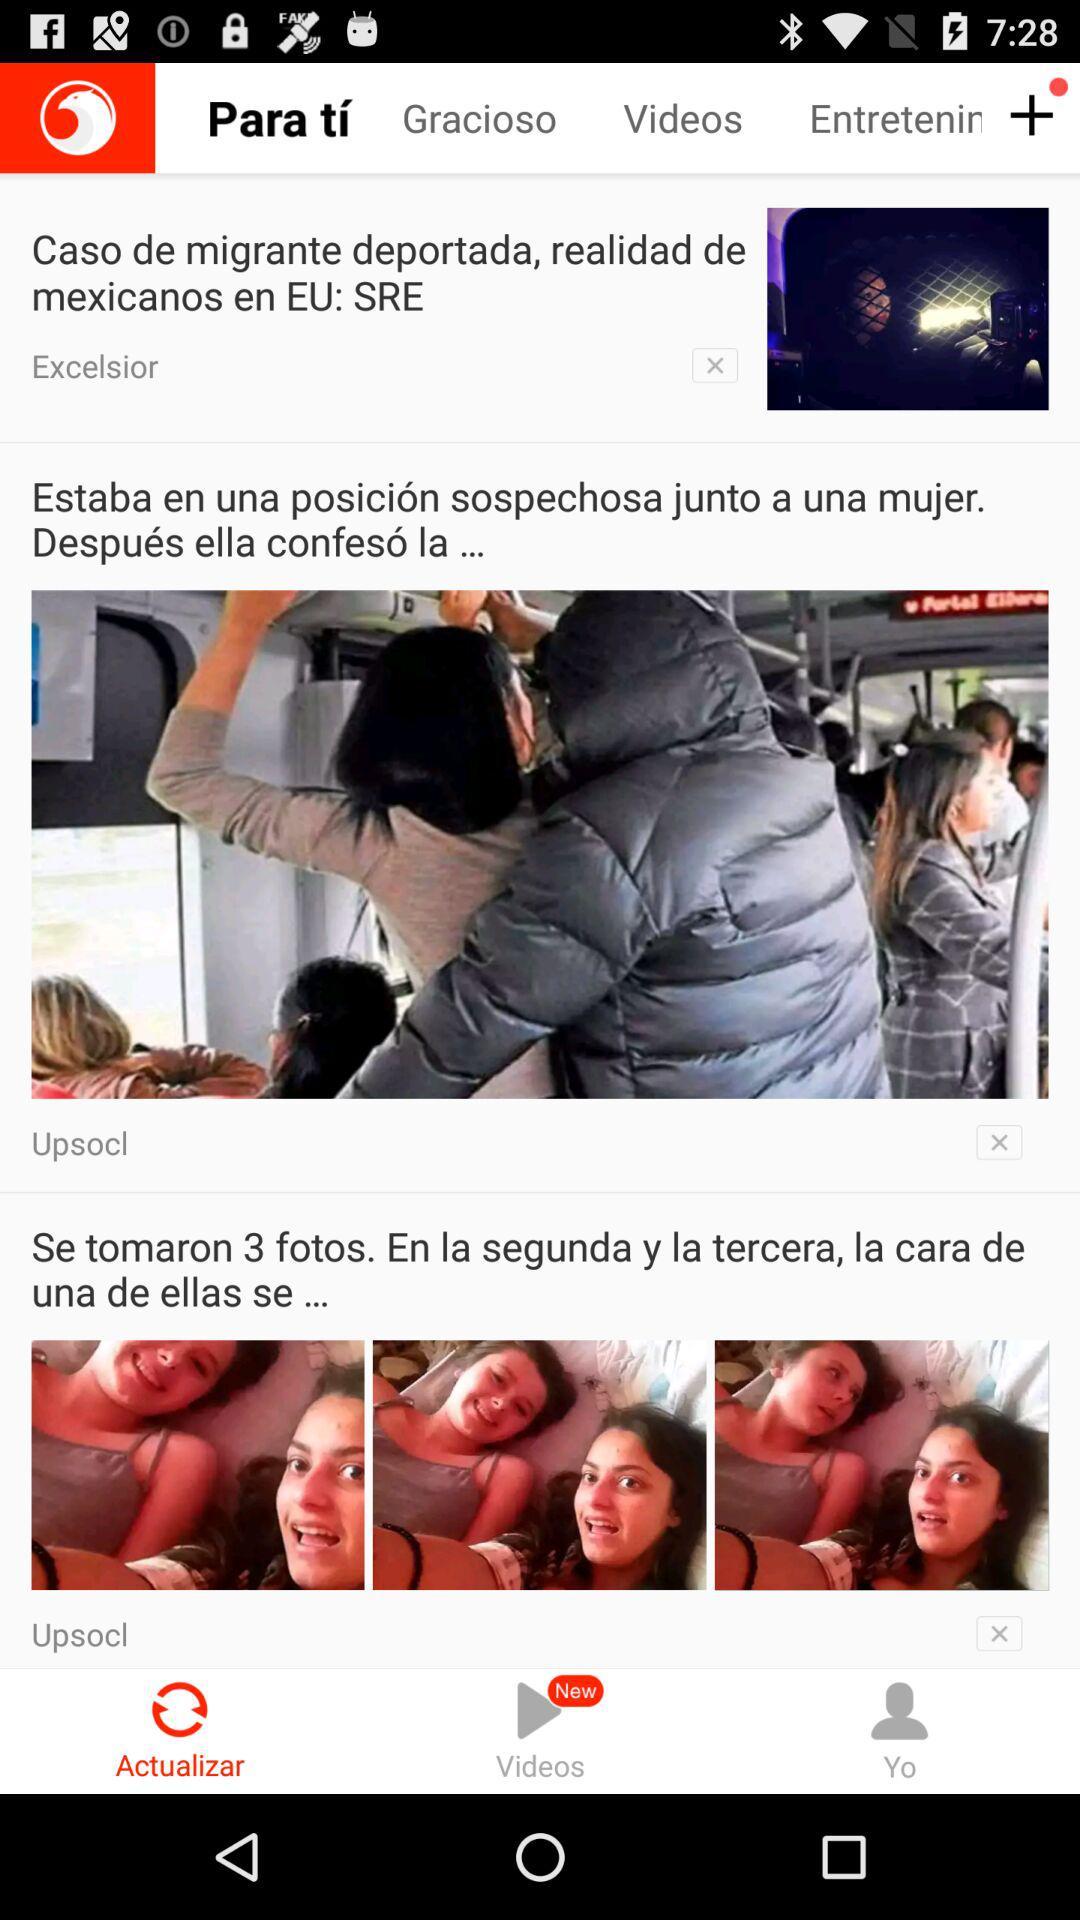 The height and width of the screenshot is (1920, 1080). Describe the element at coordinates (1005, 1628) in the screenshot. I see `button` at that location.